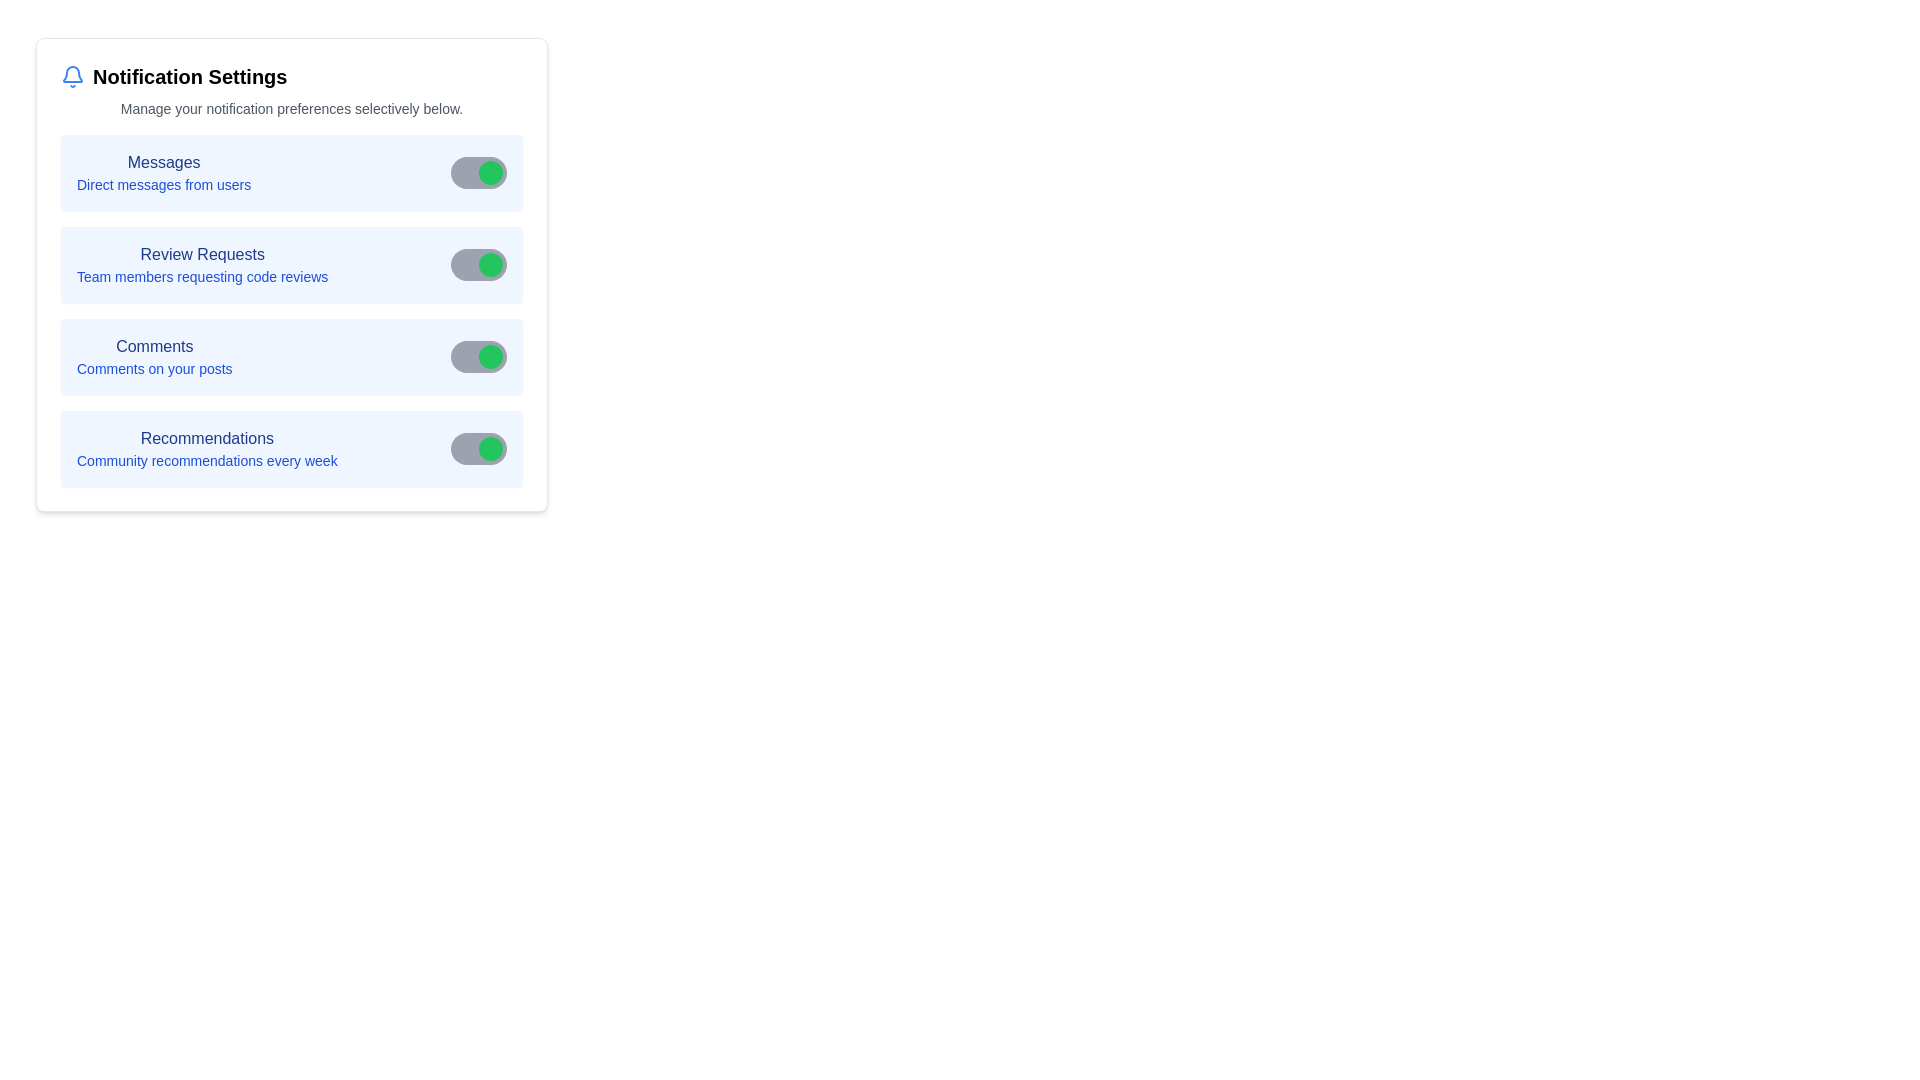  I want to click on the Text Label that describes the type of notifications for team members requesting code reviews, located beneath the 'Review Requests' heading, so click(202, 277).